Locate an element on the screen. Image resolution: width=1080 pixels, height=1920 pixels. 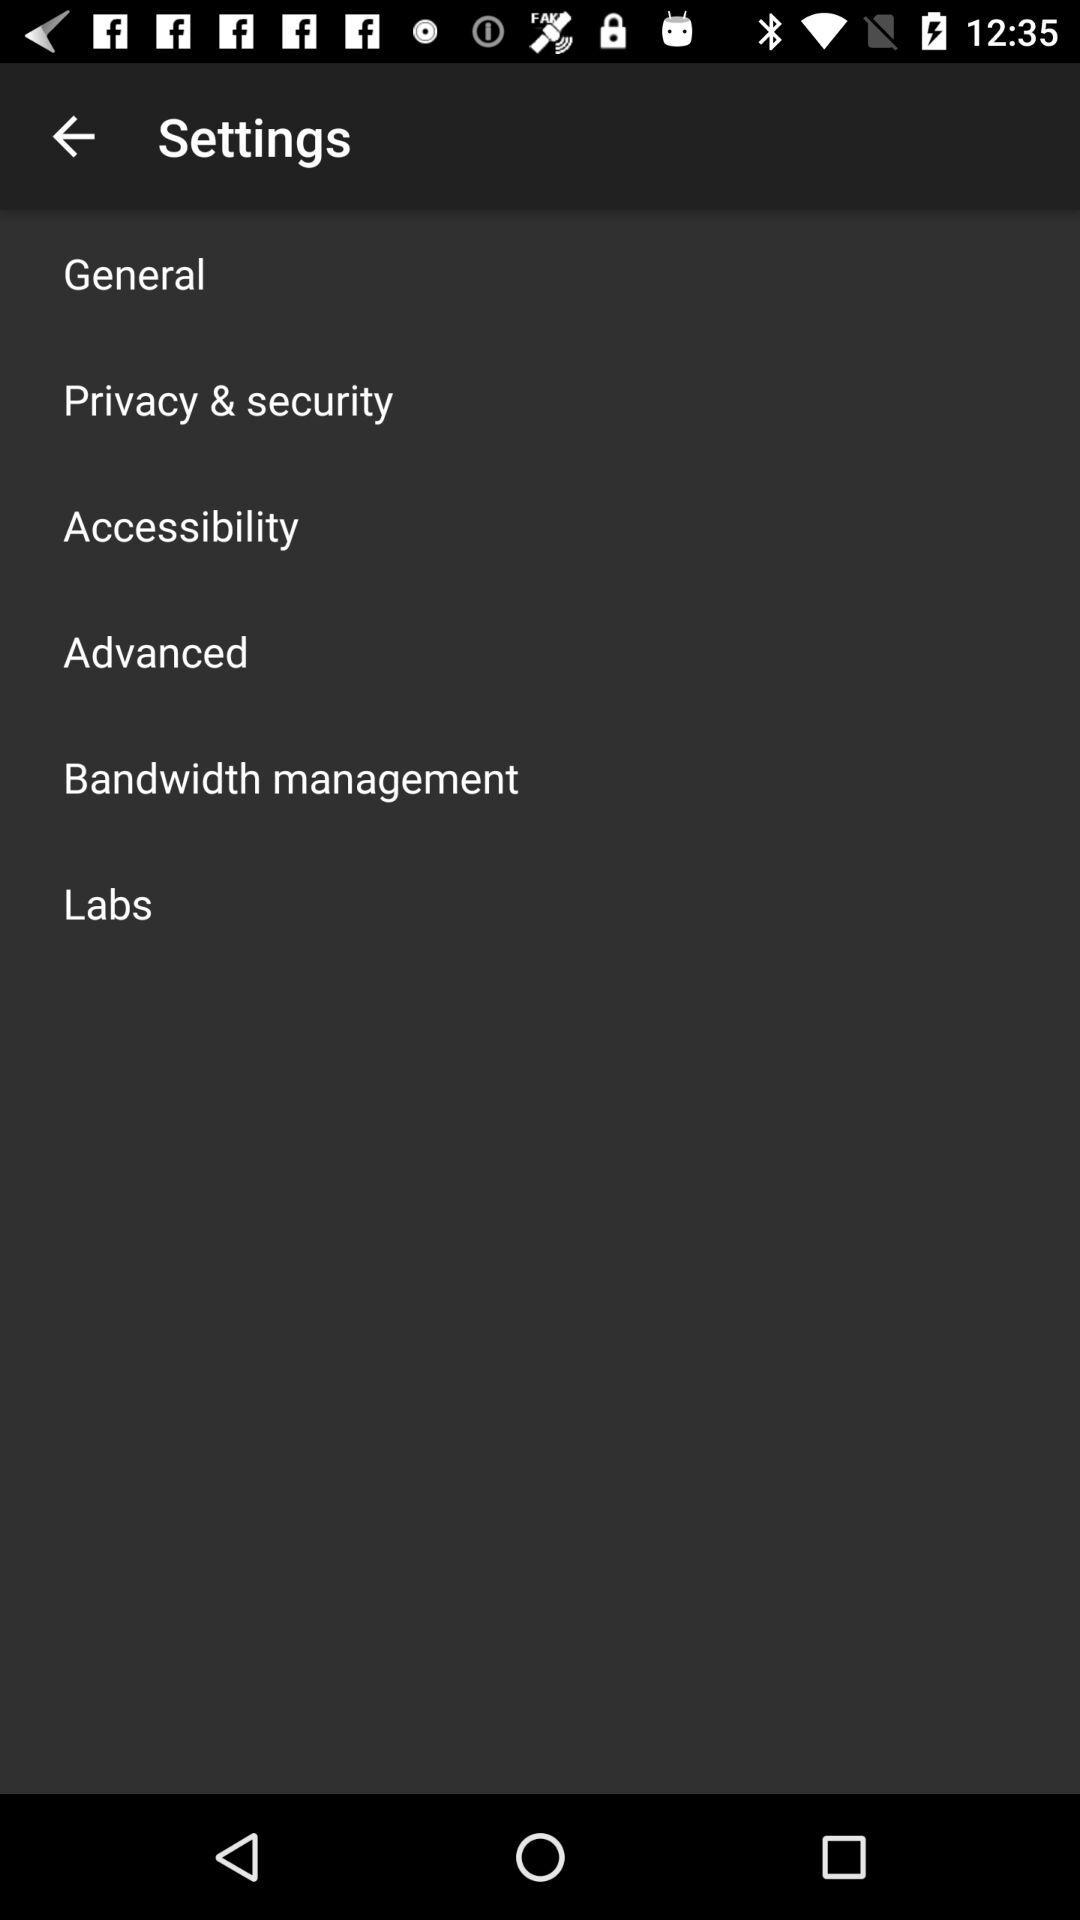
the accessibility icon is located at coordinates (181, 524).